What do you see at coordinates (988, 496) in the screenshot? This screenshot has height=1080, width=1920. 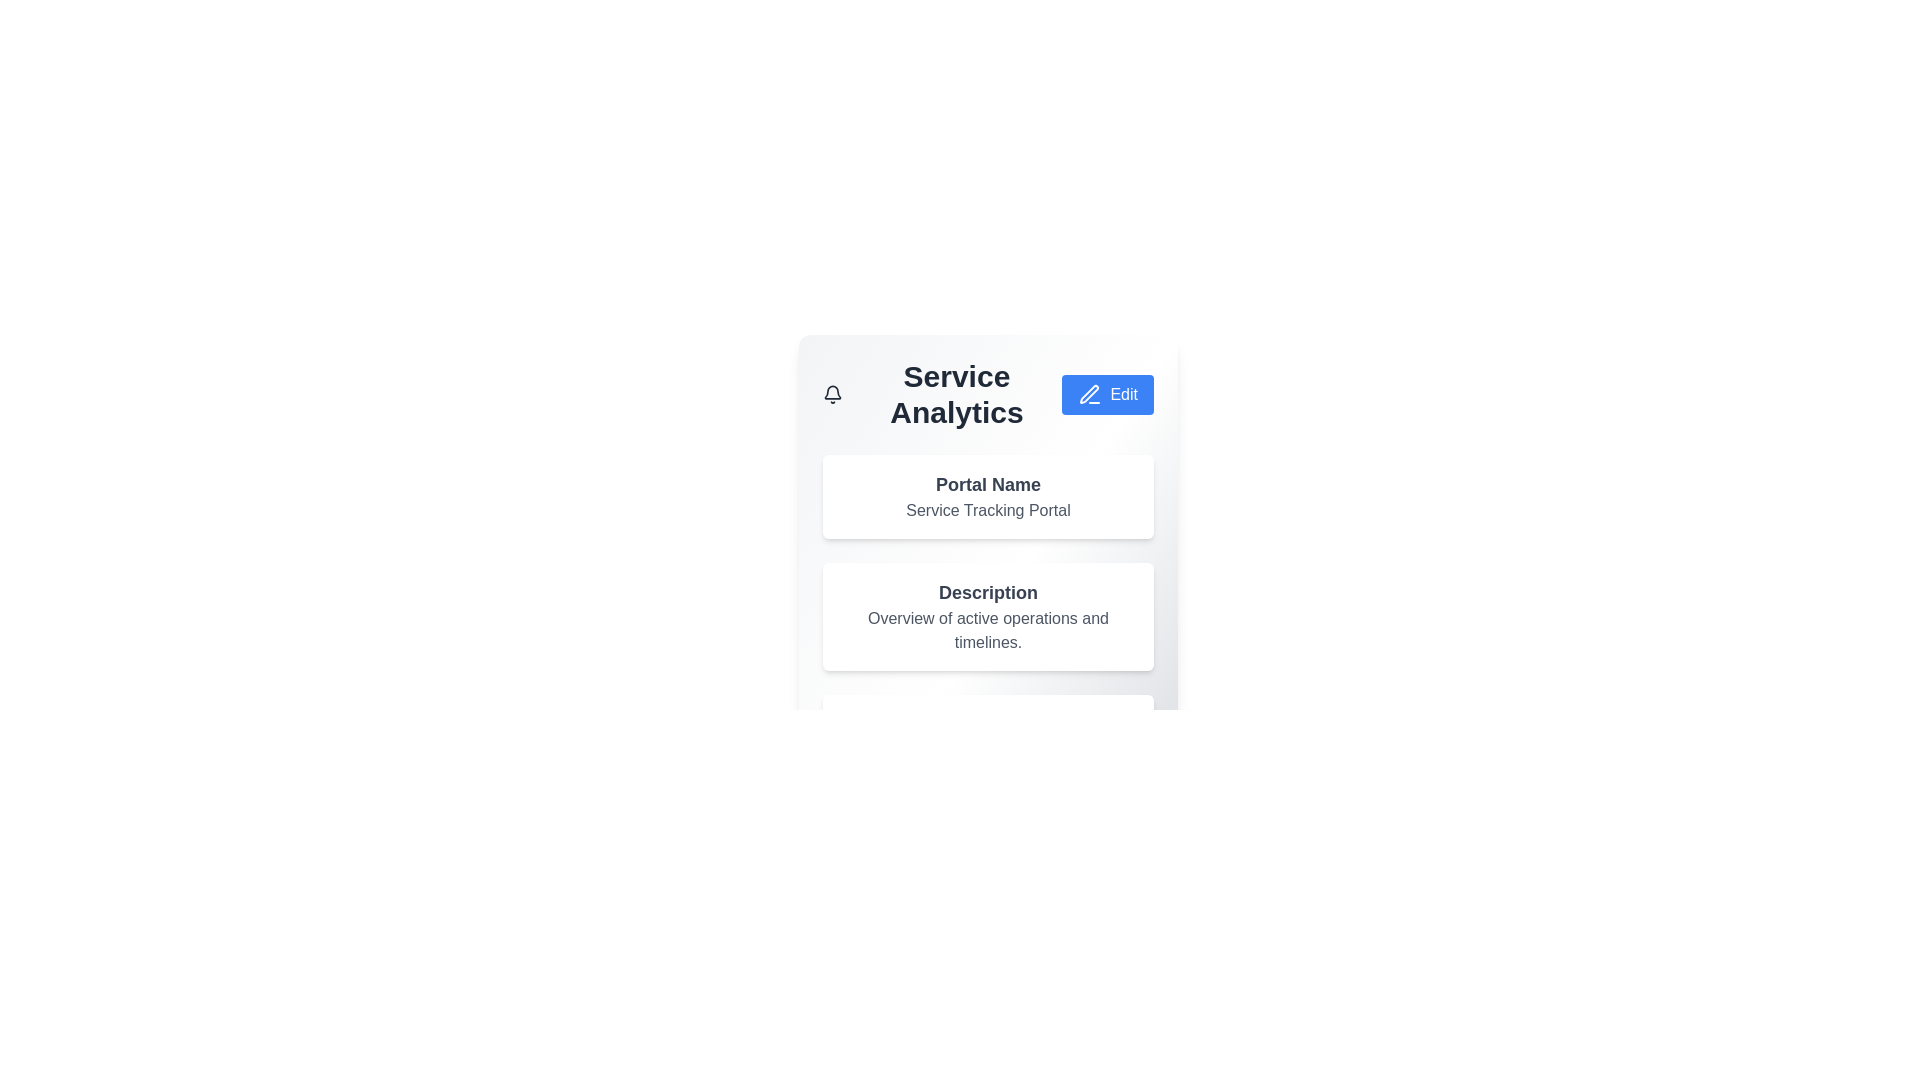 I see `the Static information card titled 'Portal Name' with subtitle 'Service Tracking Portal'` at bounding box center [988, 496].